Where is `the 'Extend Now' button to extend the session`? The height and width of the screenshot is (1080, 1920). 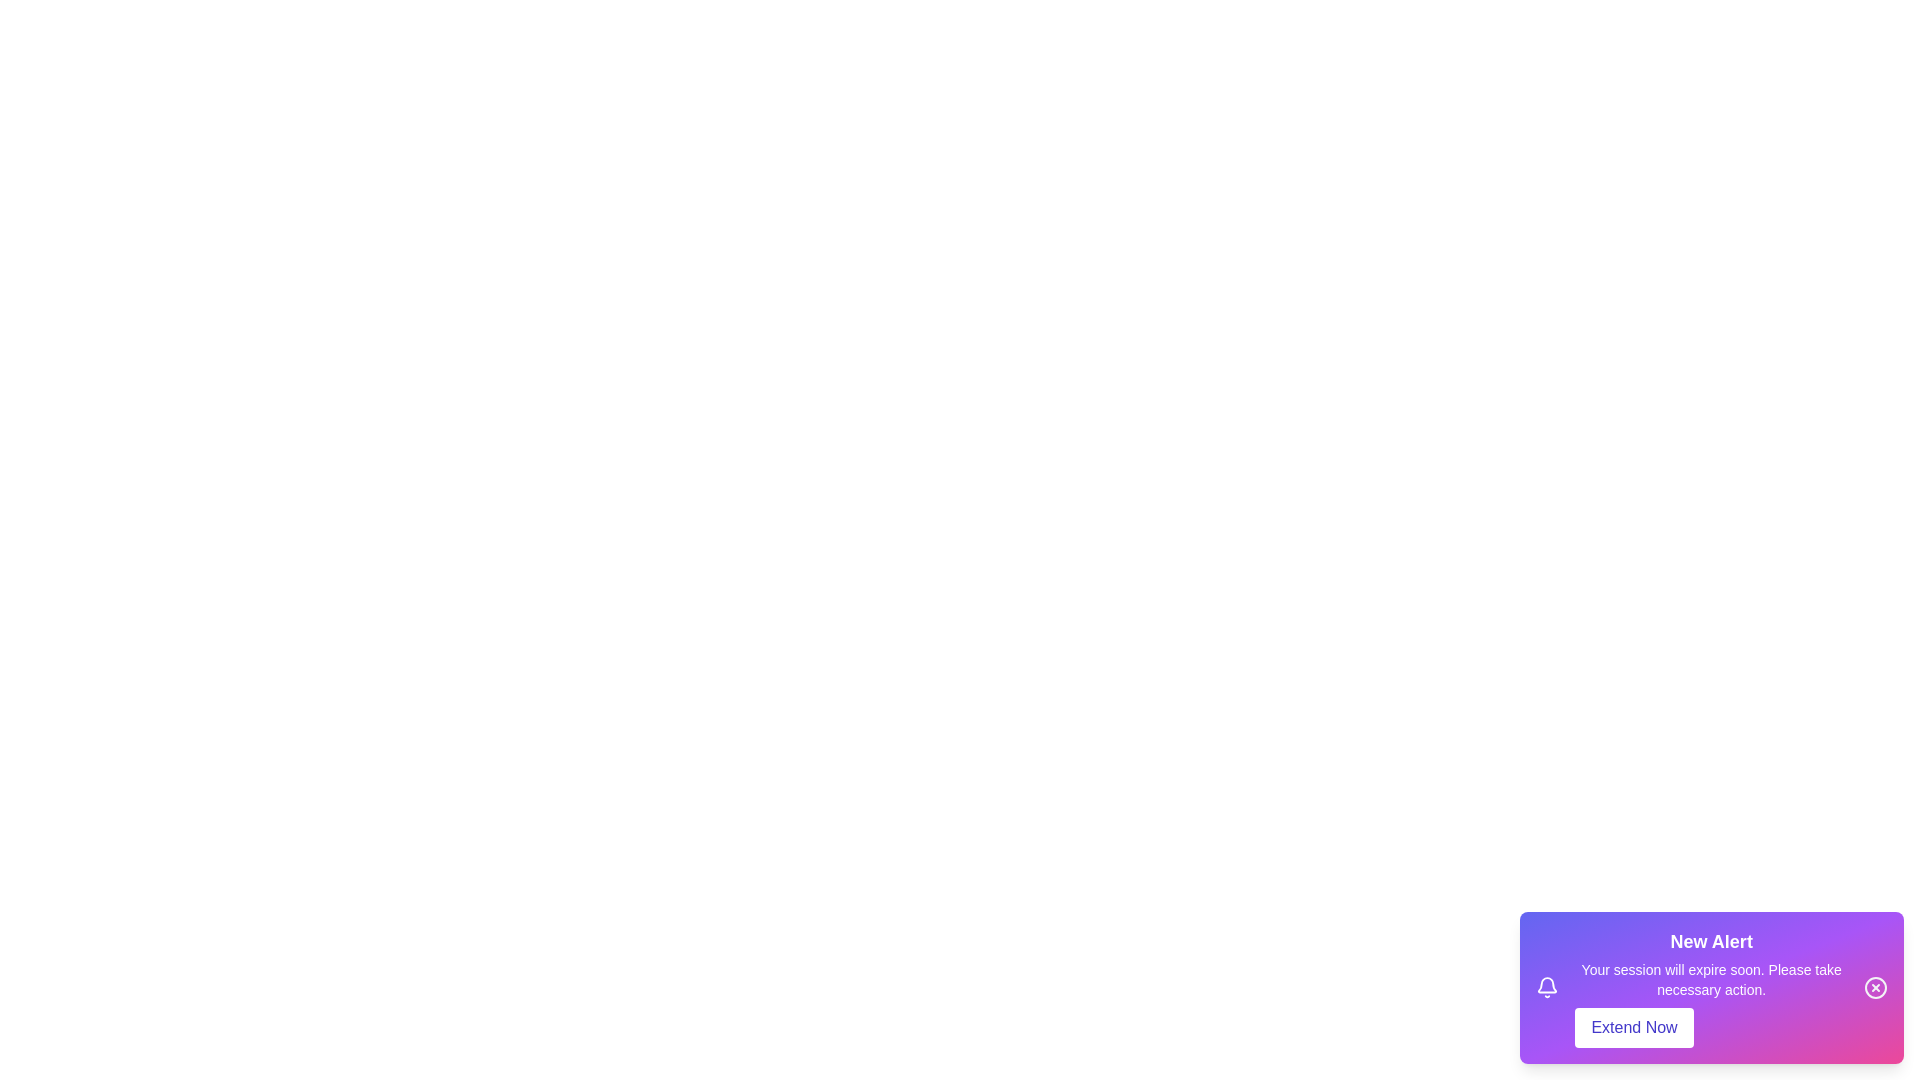 the 'Extend Now' button to extend the session is located at coordinates (1634, 1028).